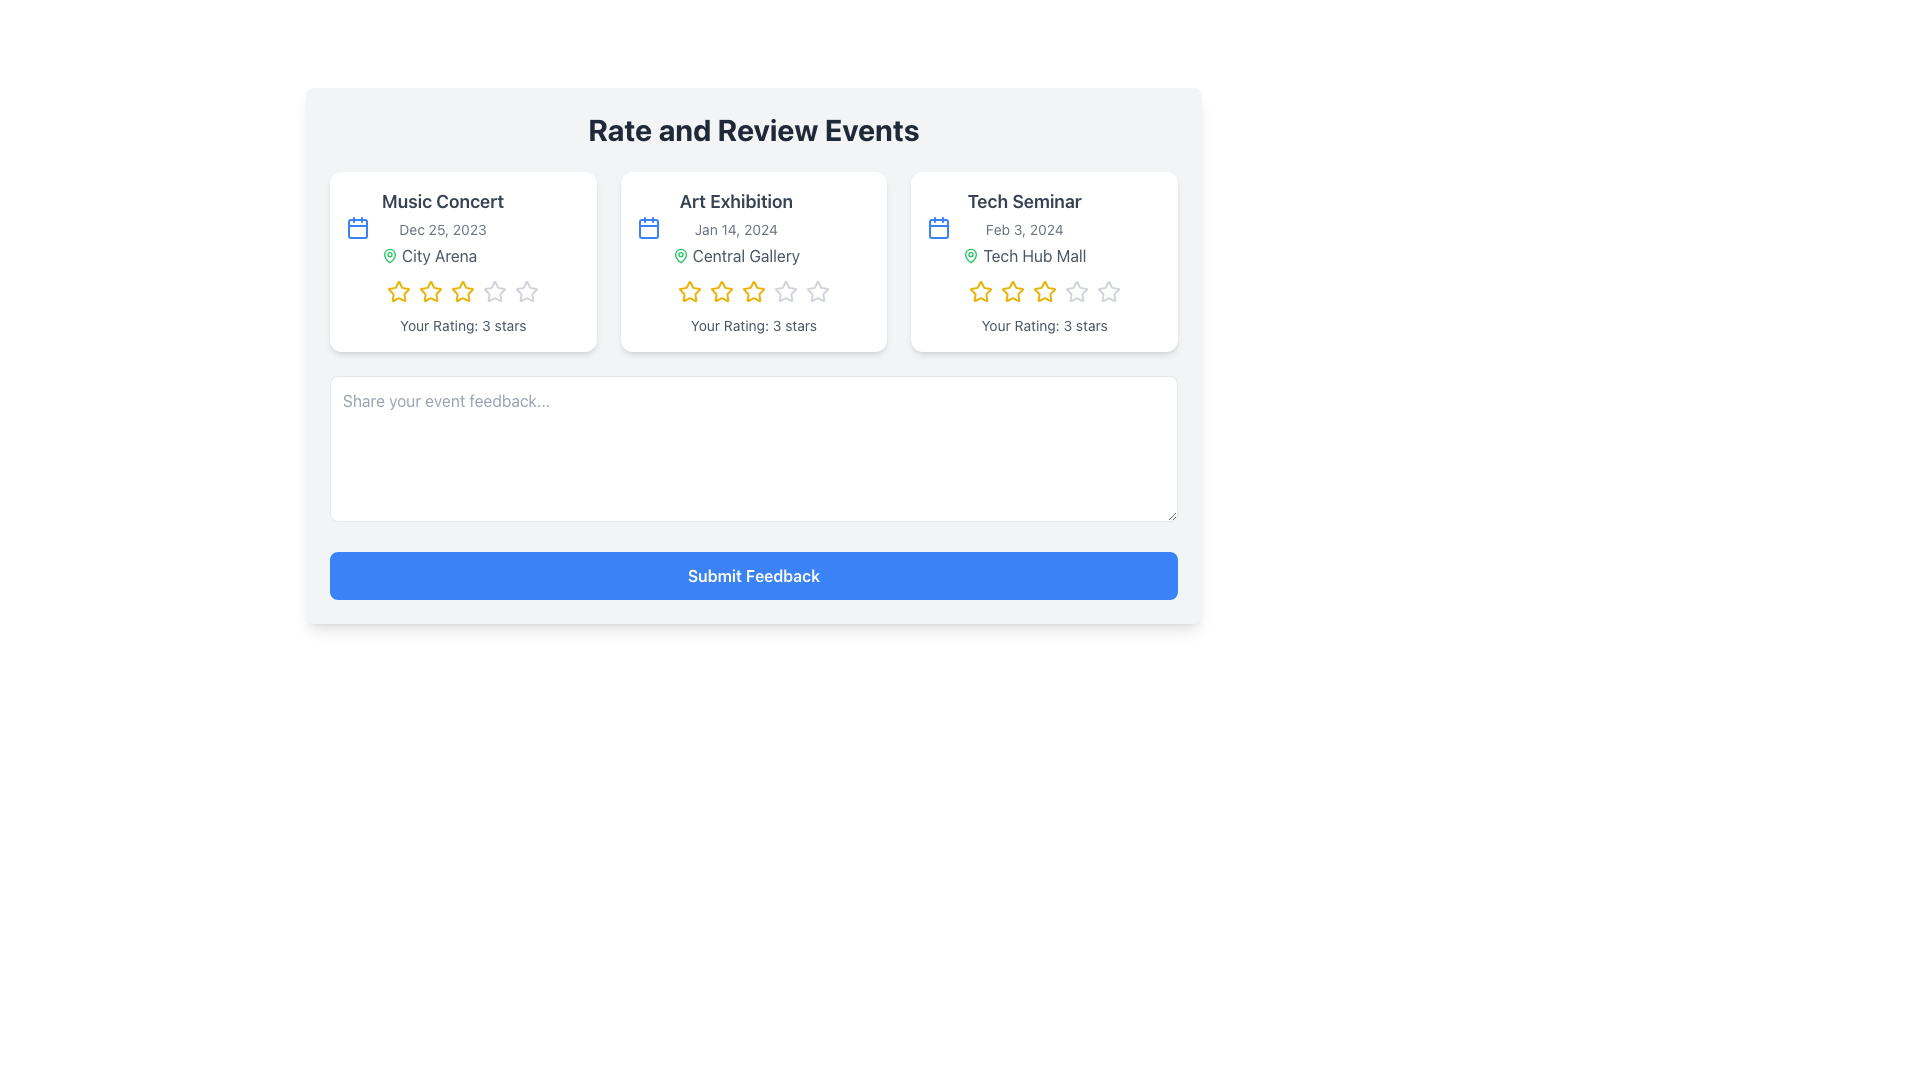 This screenshot has width=1920, height=1080. Describe the element at coordinates (462, 292) in the screenshot. I see `the third star icon in the rating row of the 'Music Concert' card` at that location.